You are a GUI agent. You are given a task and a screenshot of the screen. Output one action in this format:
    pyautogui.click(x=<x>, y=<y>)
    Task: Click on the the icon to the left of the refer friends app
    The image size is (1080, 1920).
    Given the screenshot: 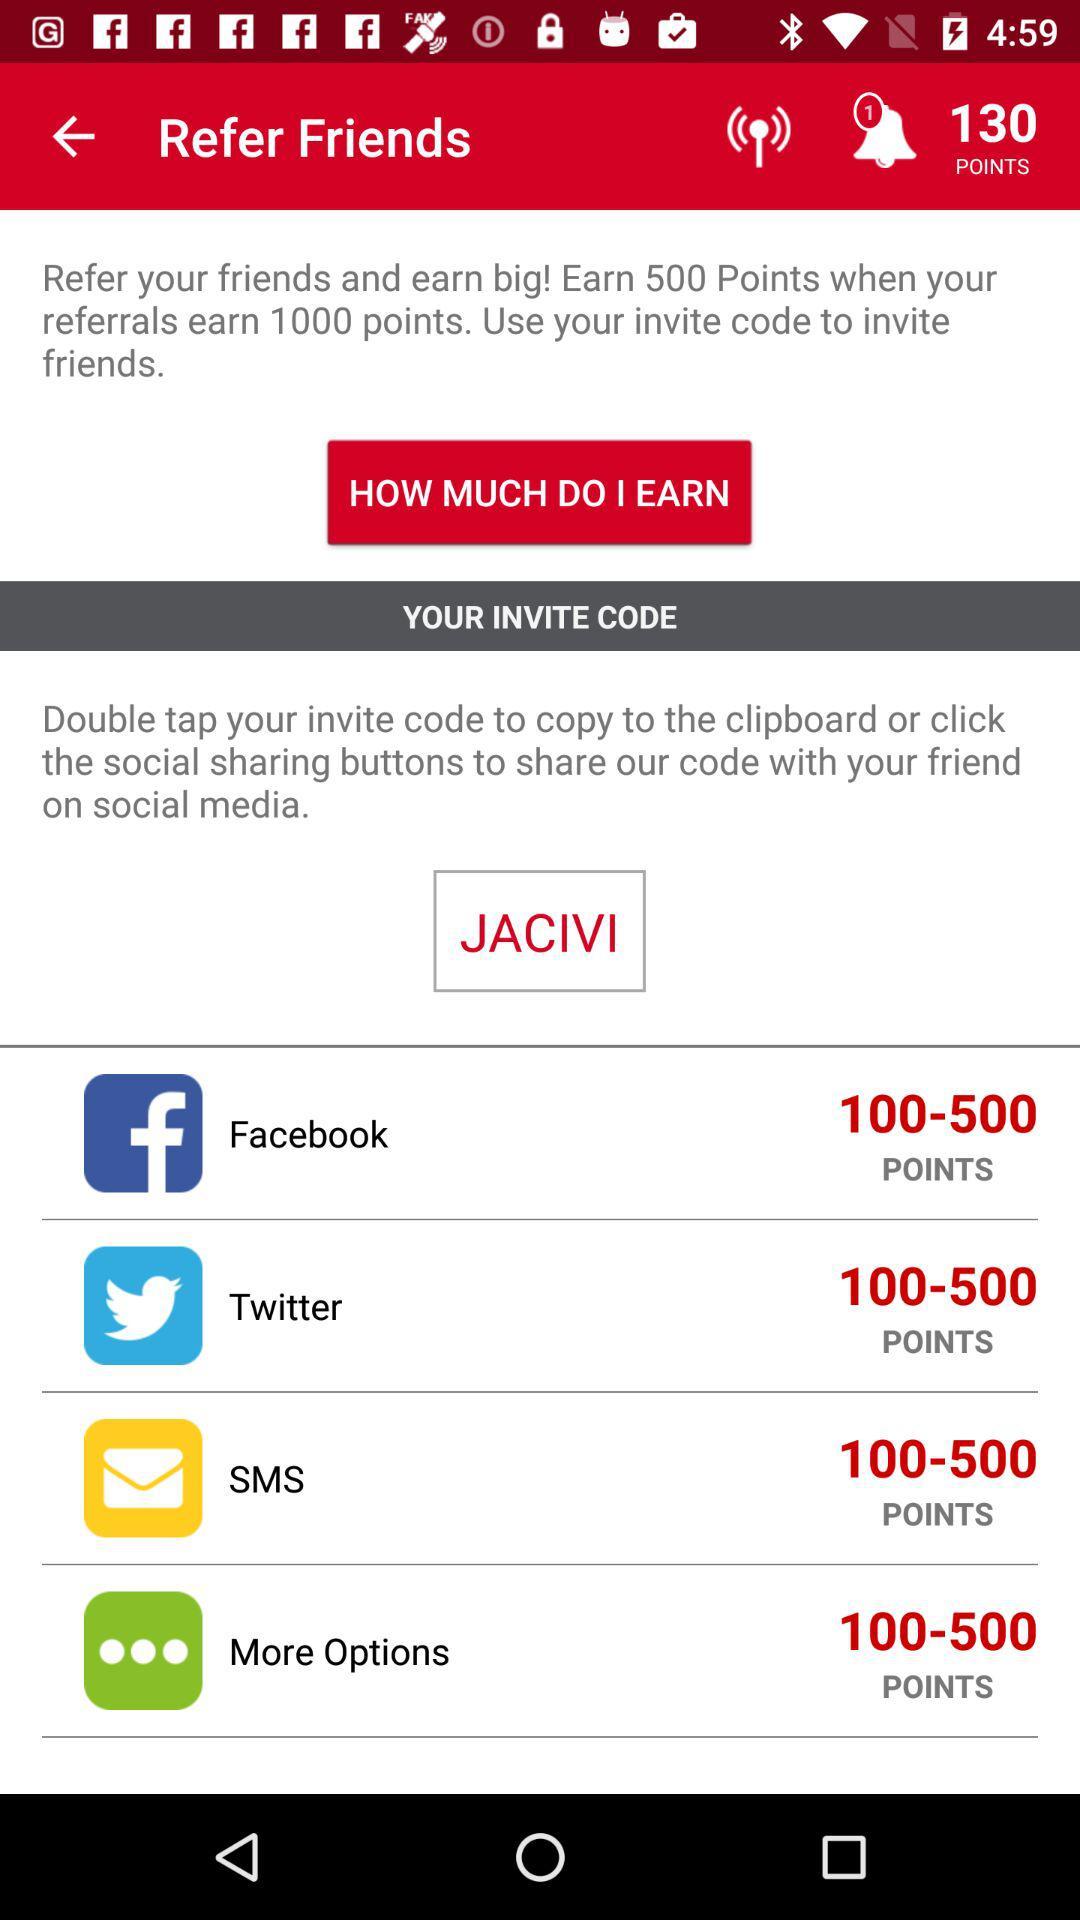 What is the action you would take?
    pyautogui.click(x=72, y=135)
    